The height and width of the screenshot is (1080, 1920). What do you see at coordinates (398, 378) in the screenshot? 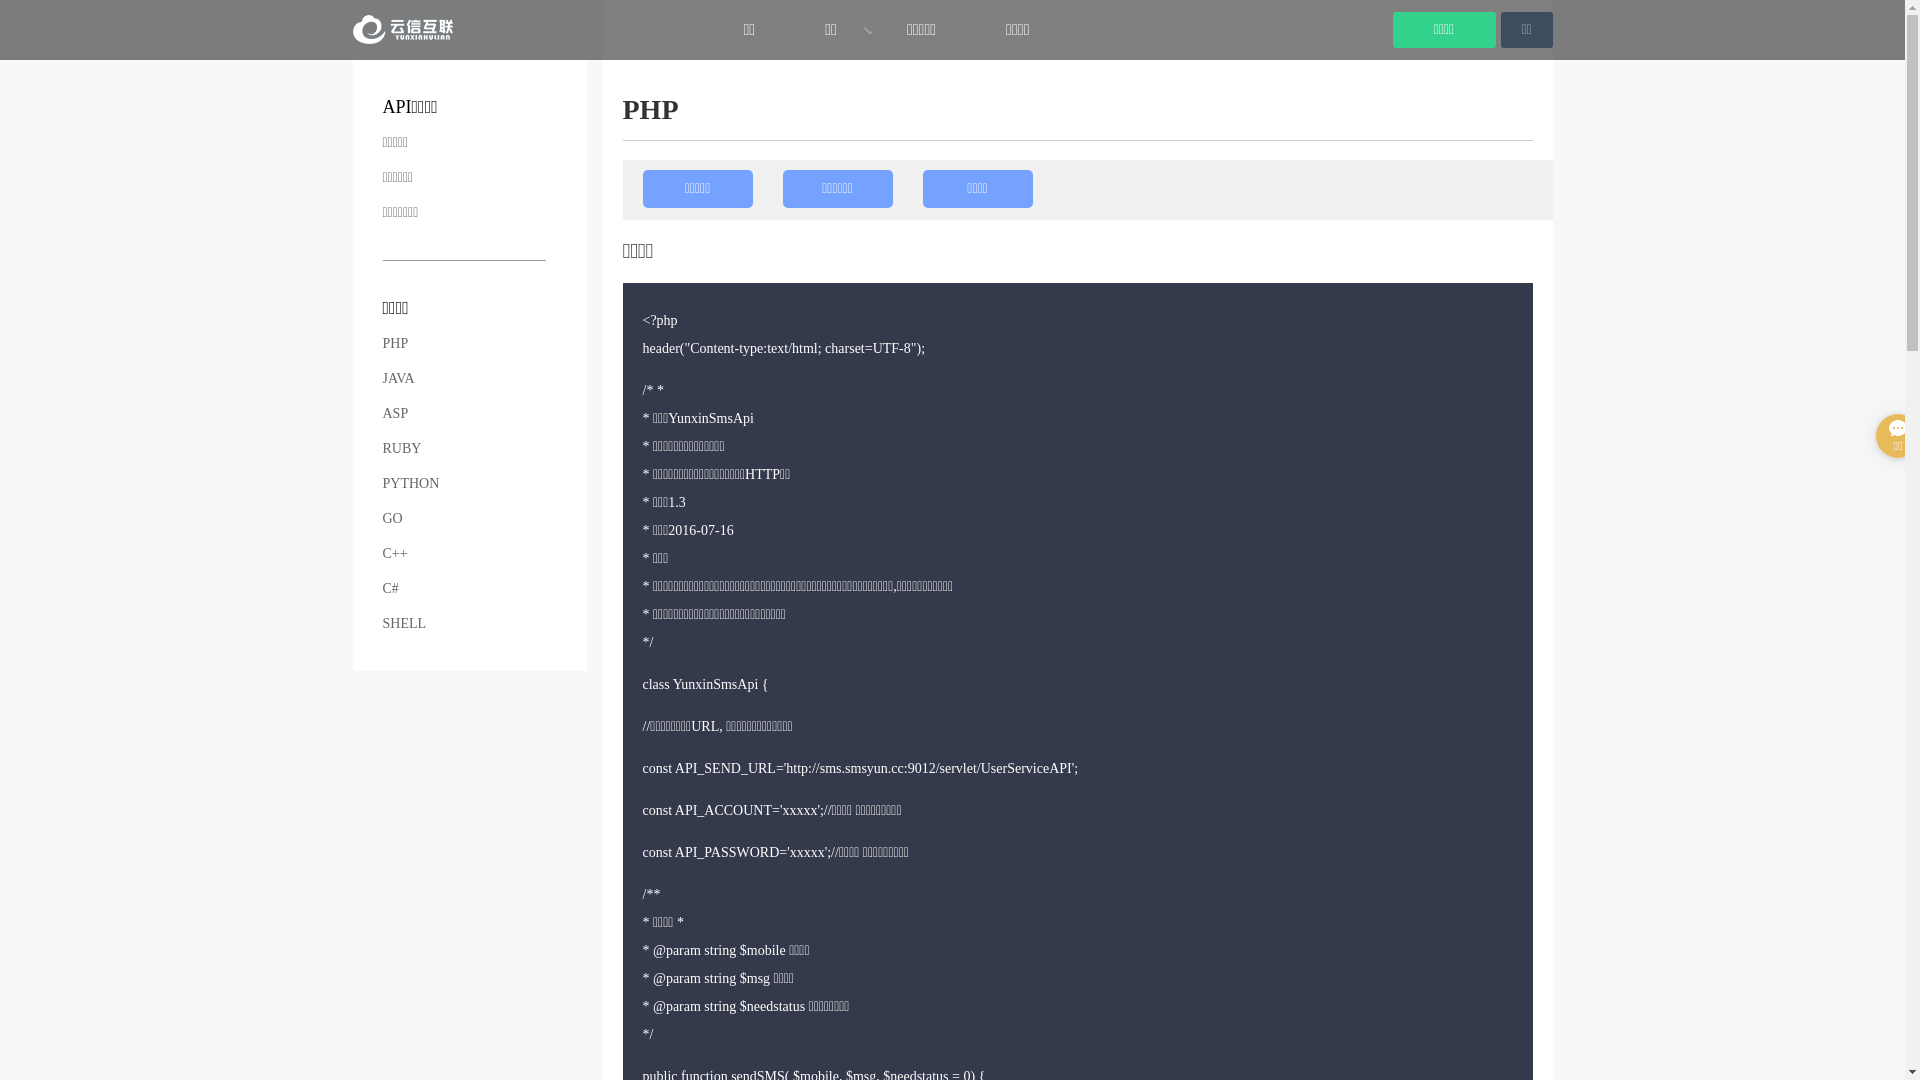
I see `'JAVA'` at bounding box center [398, 378].